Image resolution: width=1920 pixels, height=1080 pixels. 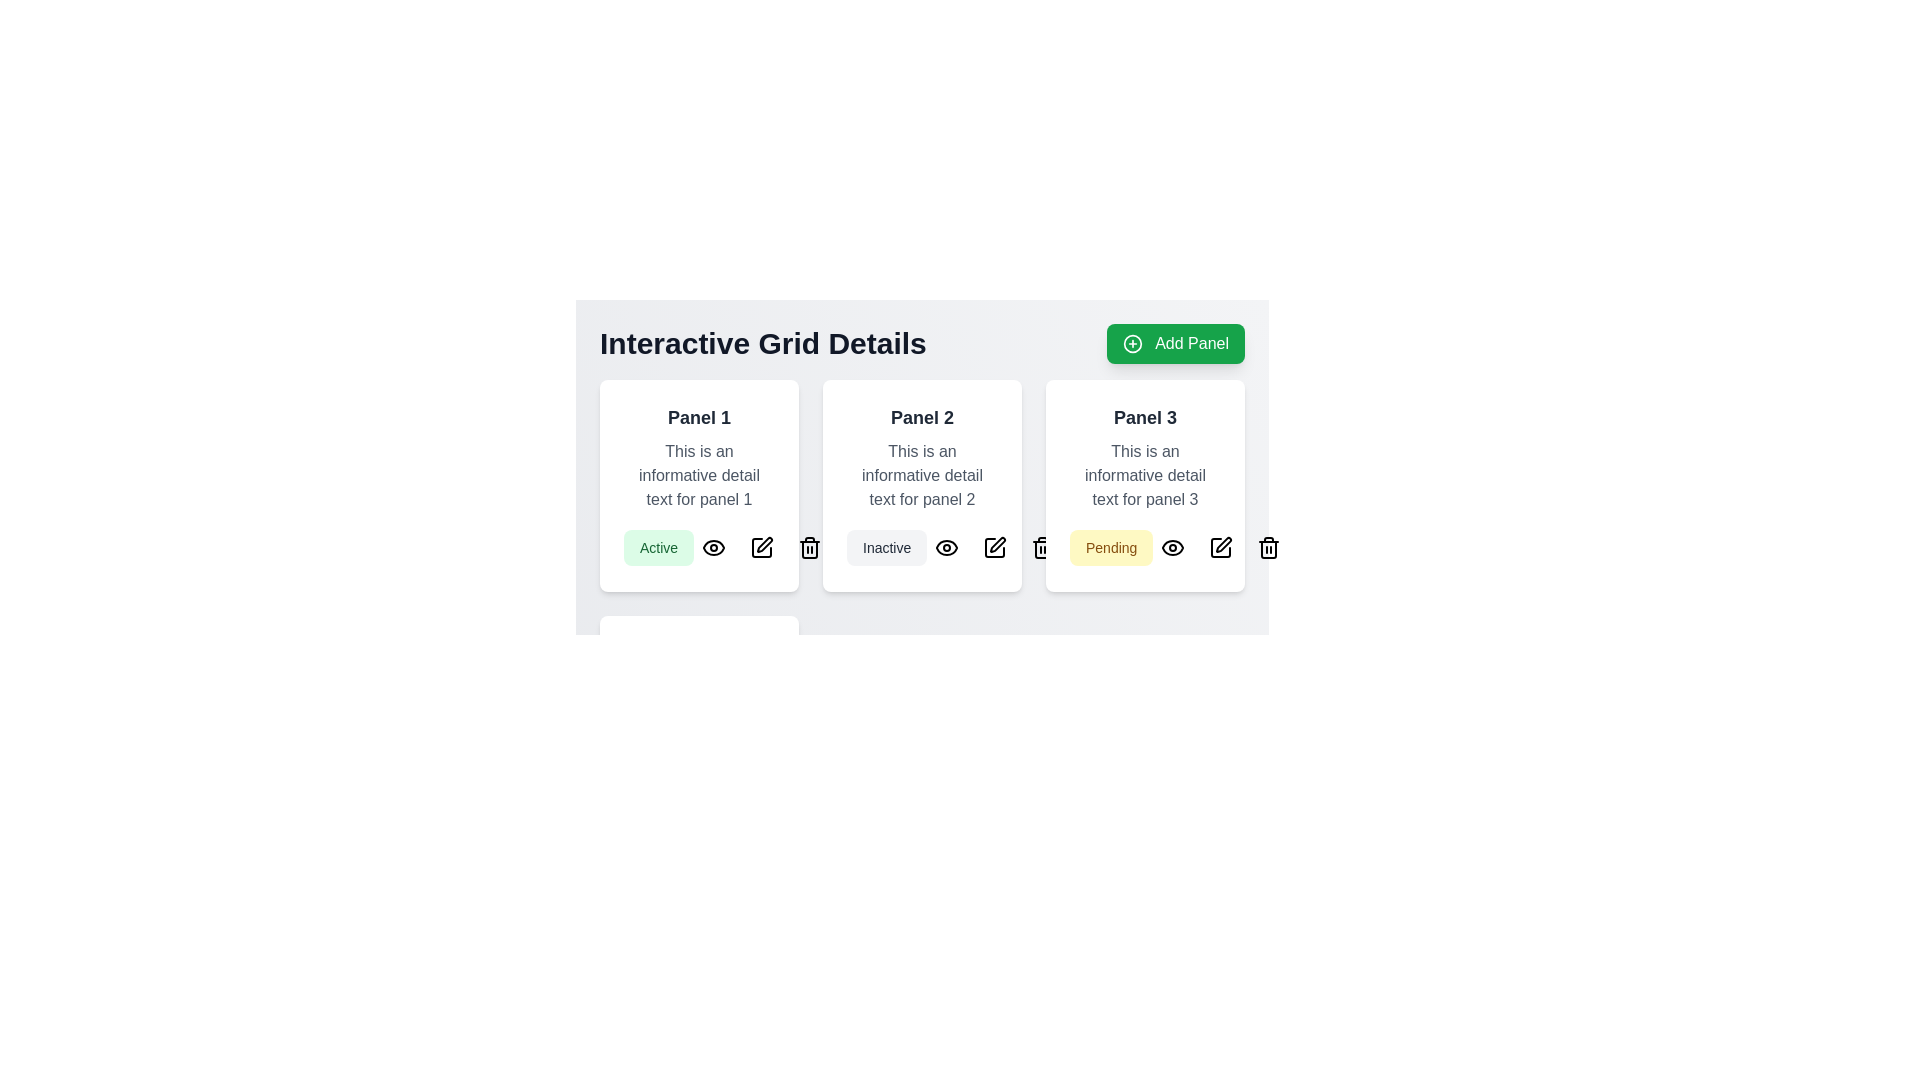 What do you see at coordinates (1268, 547) in the screenshot?
I see `the trash can icon button located at the far-right of the third panel for potential visual feedback` at bounding box center [1268, 547].